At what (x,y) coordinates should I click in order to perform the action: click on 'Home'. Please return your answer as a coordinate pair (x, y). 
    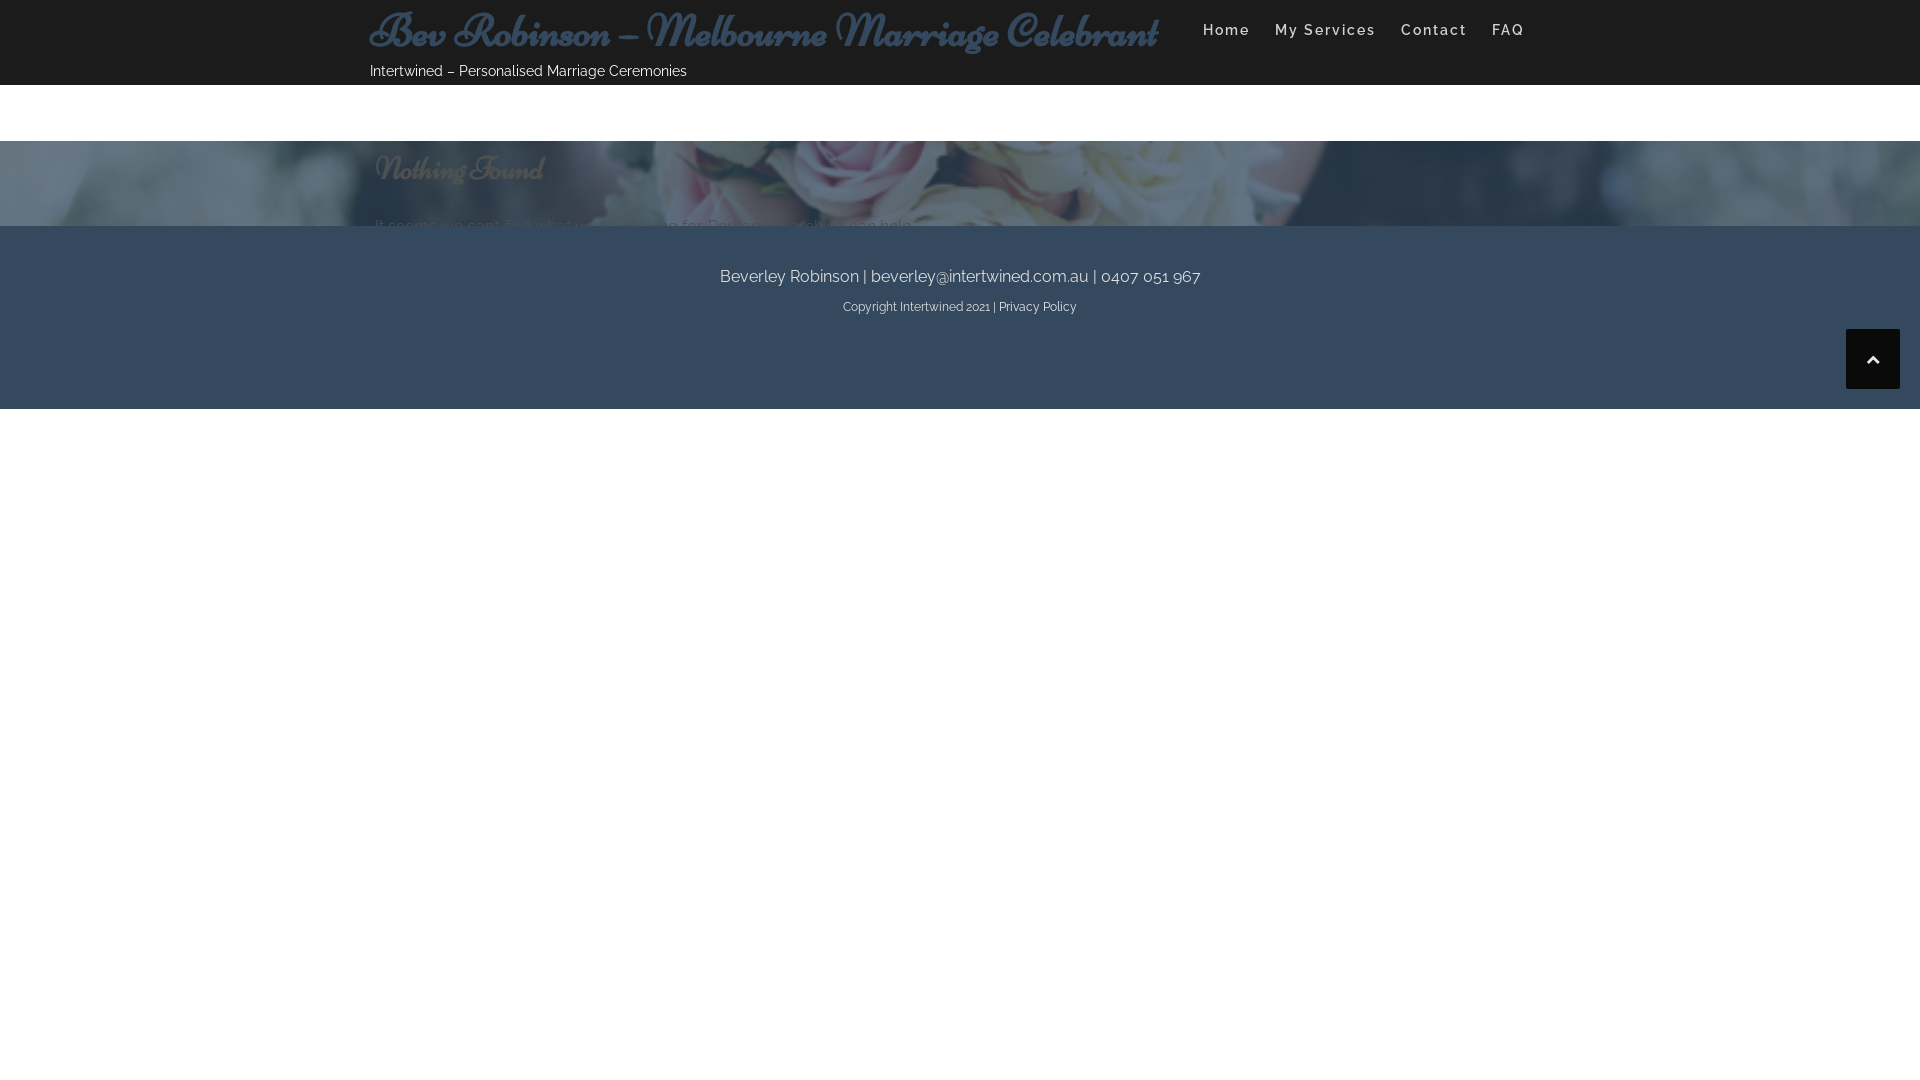
    Looking at the image, I should click on (1225, 33).